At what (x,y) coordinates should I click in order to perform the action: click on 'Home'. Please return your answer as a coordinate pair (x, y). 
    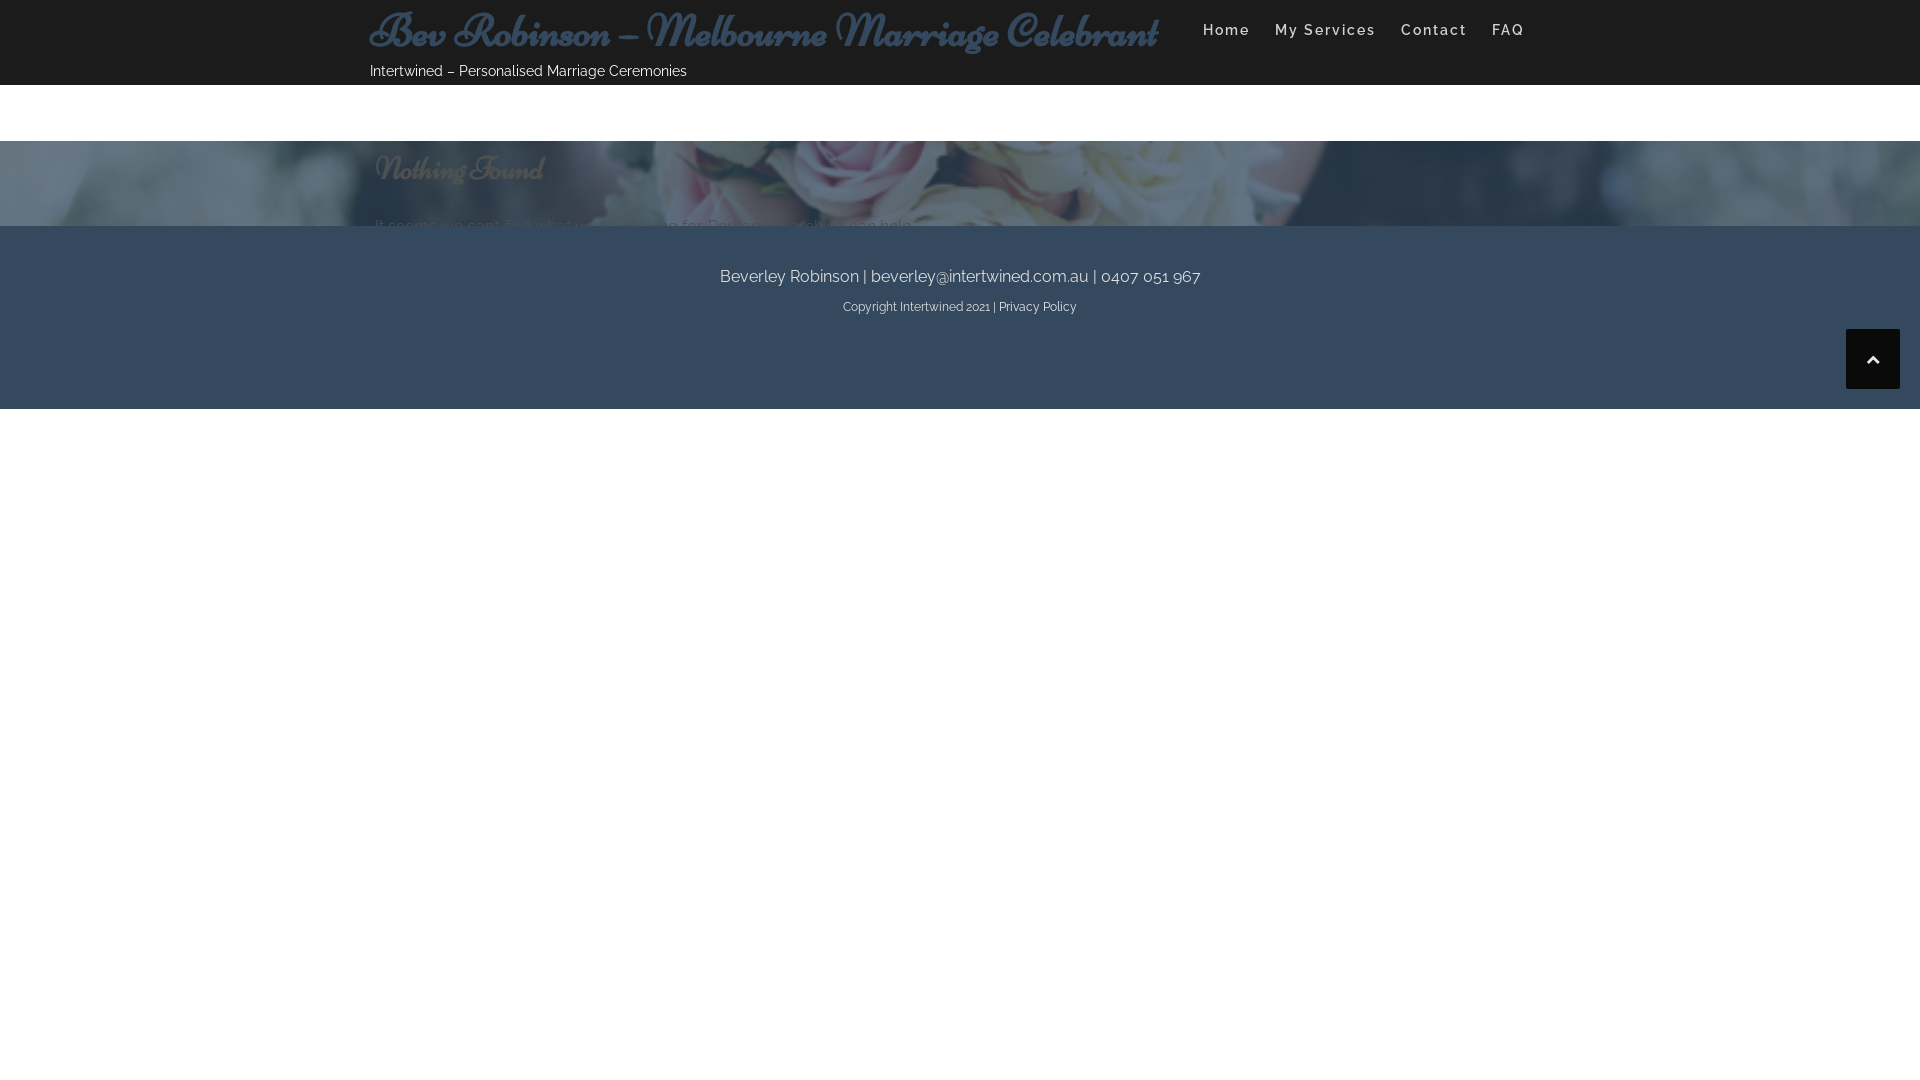
    Looking at the image, I should click on (1225, 33).